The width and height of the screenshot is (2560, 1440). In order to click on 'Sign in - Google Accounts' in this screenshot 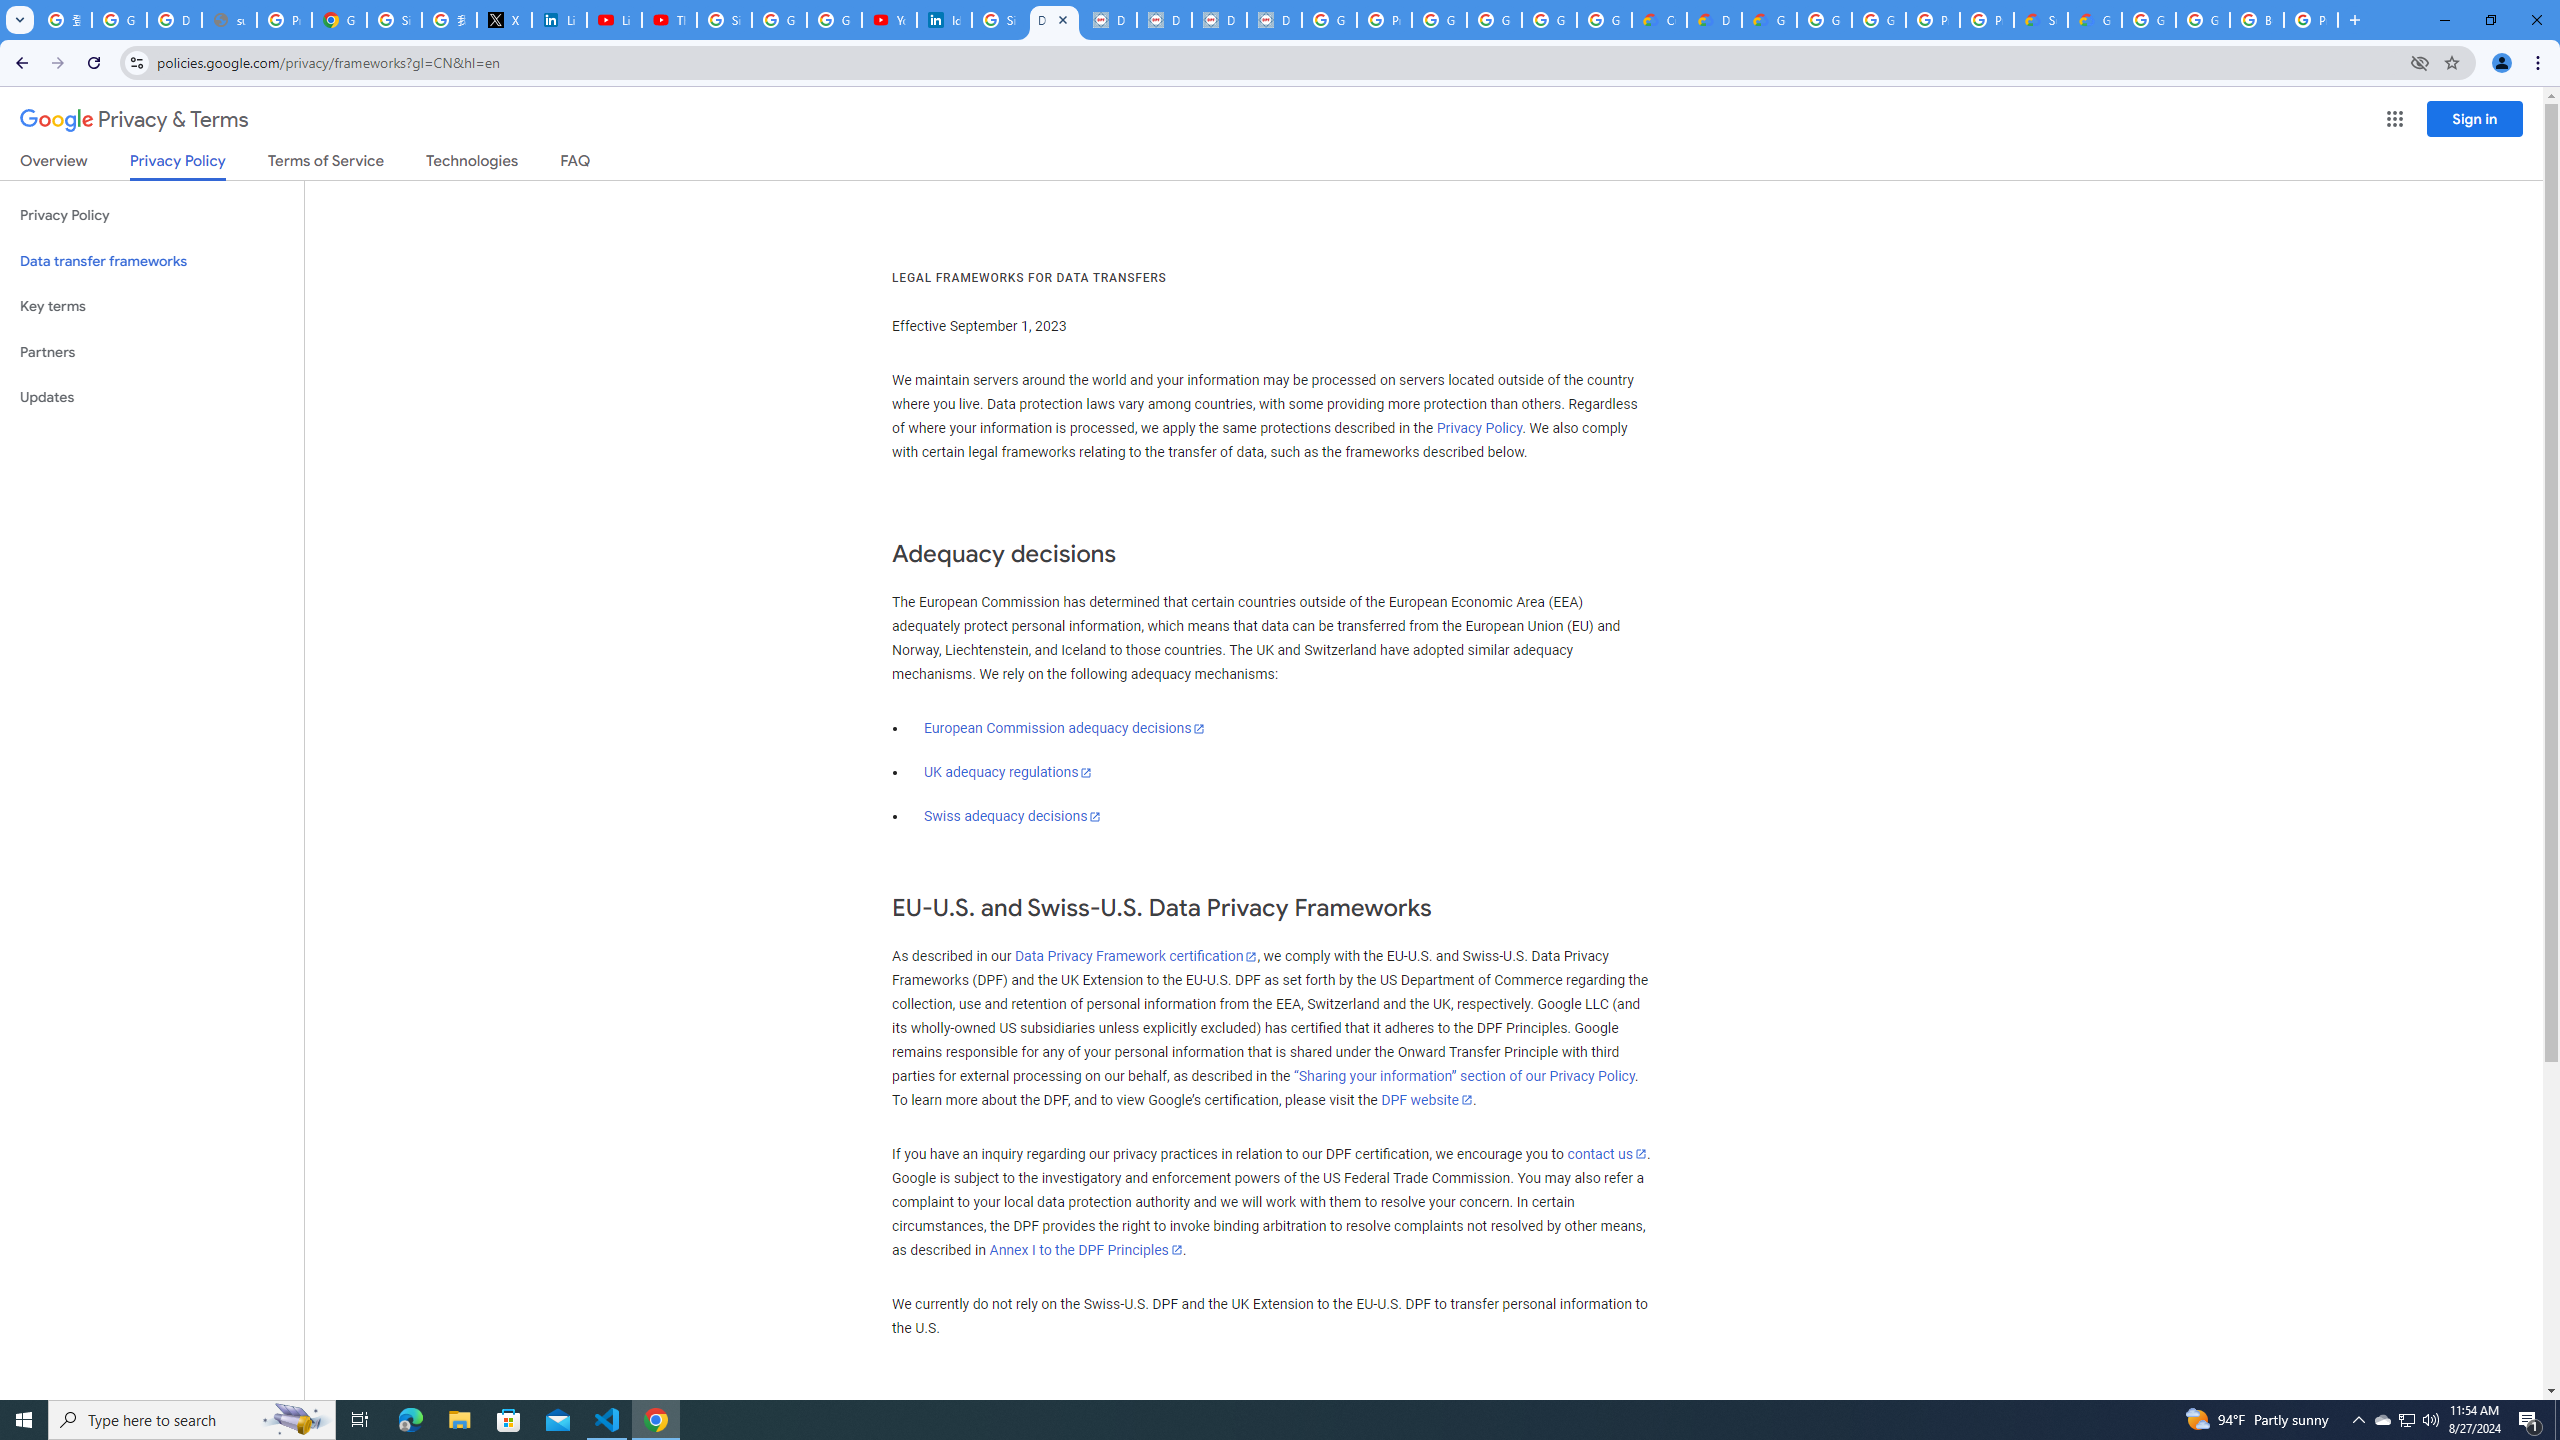, I will do `click(394, 19)`.